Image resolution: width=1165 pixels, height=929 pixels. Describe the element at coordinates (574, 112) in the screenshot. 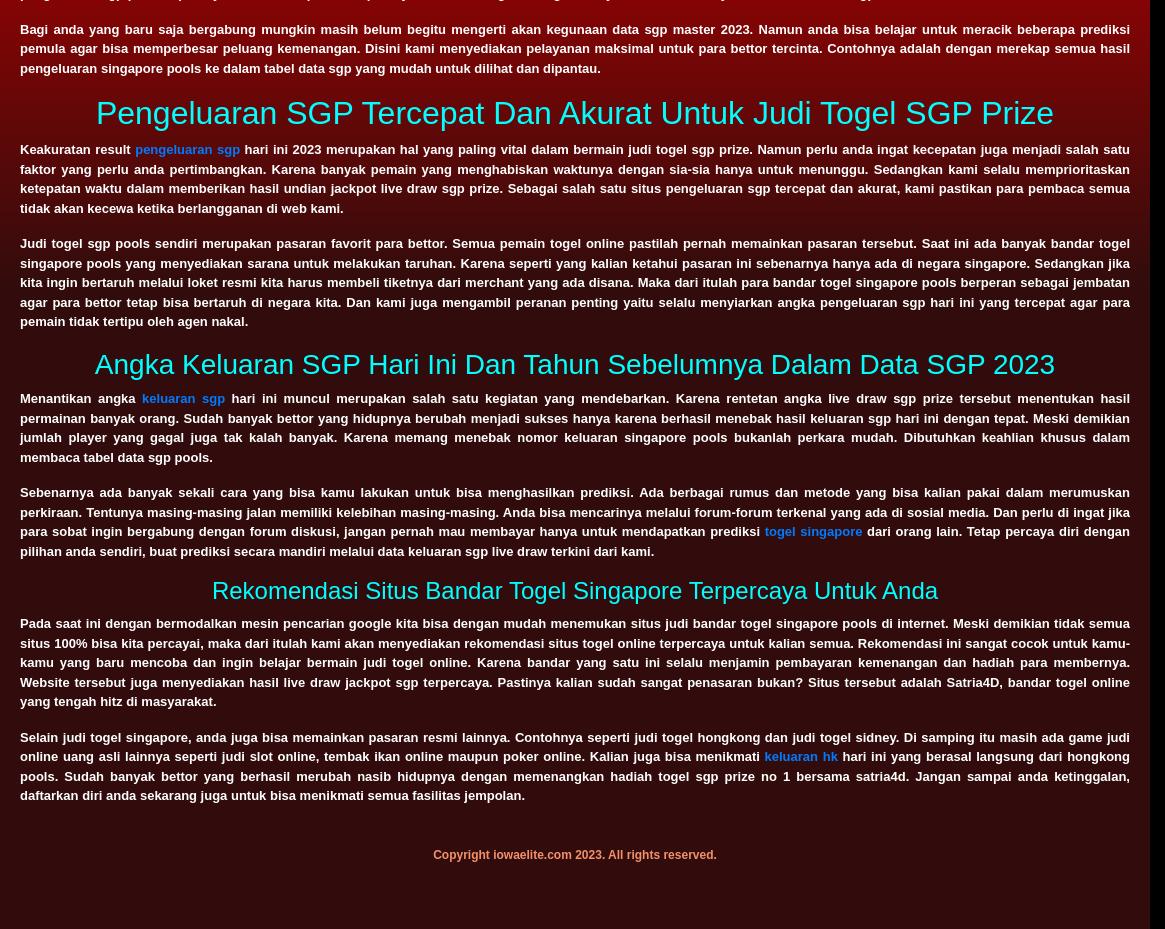

I see `'Pengeluaran SGP Tercepat Dan Akurat Untuk Judi Togel SGP Prize'` at that location.